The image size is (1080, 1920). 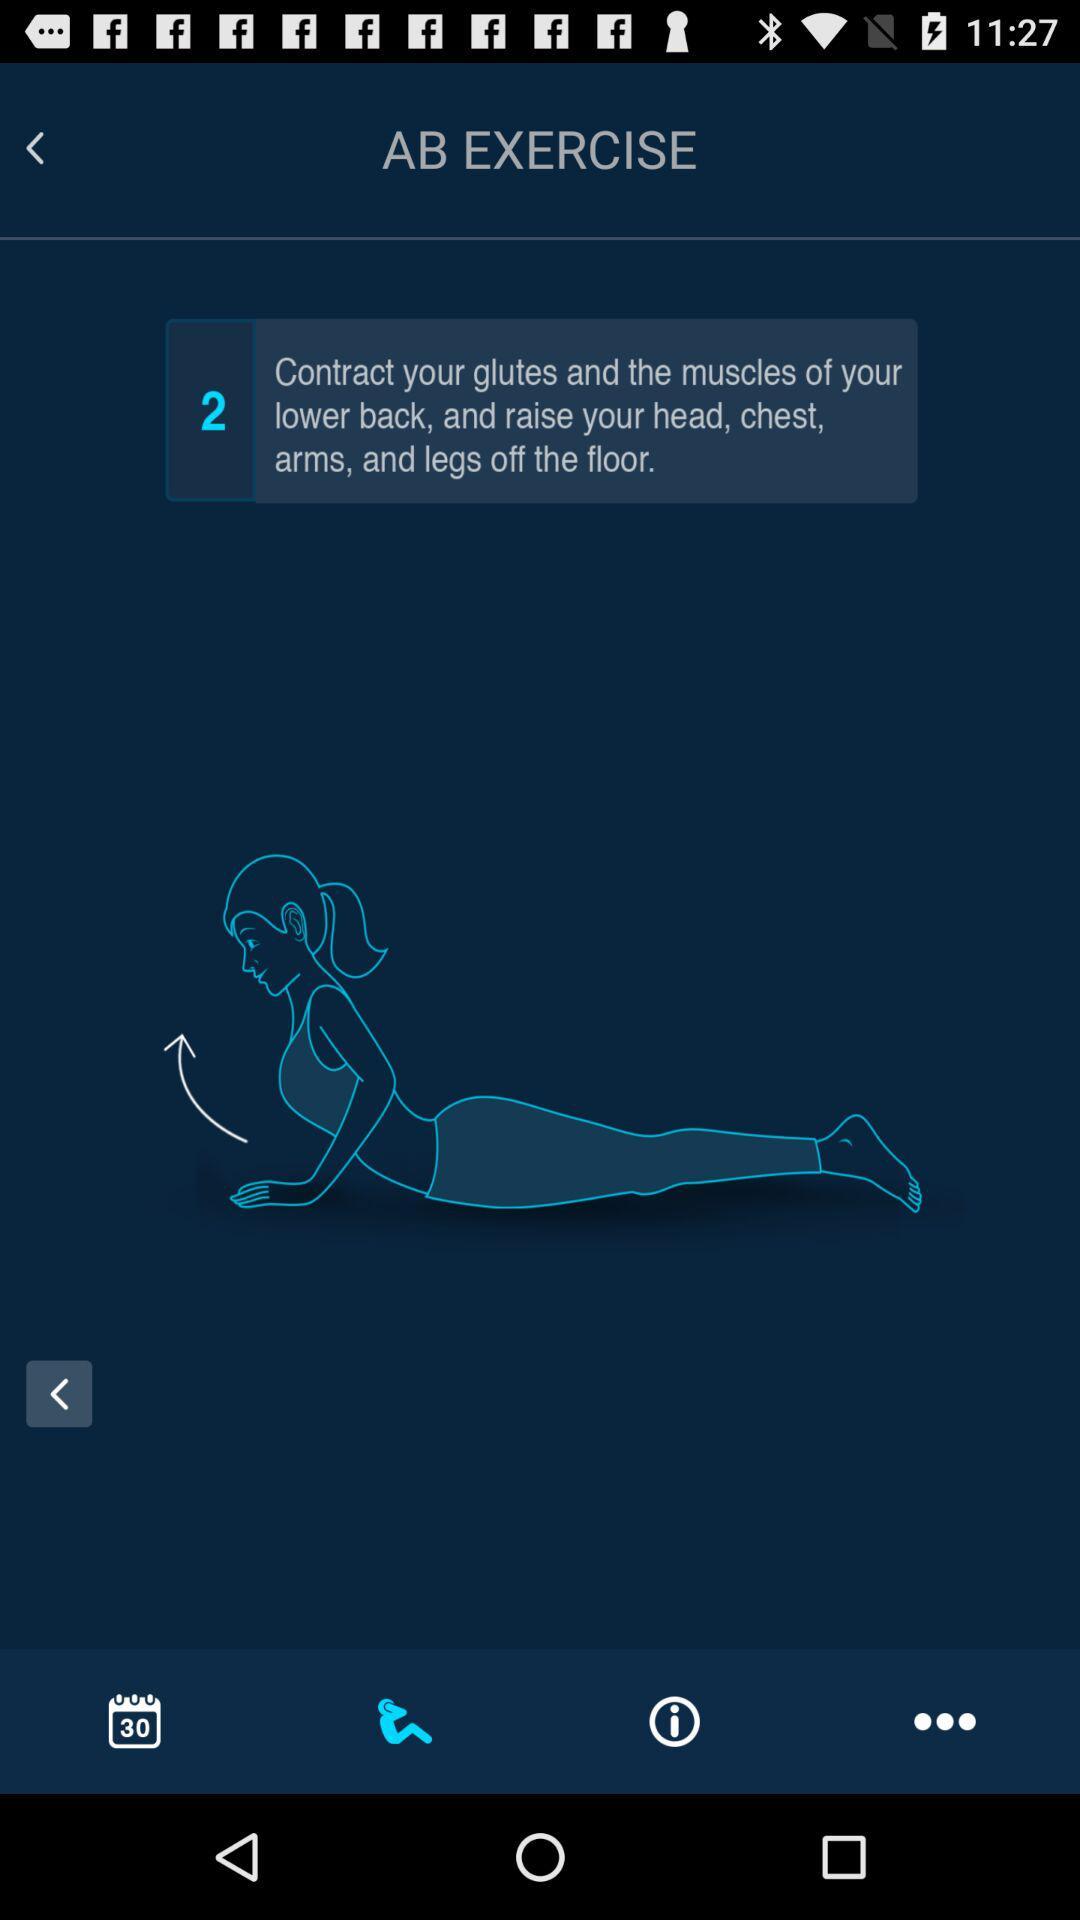 I want to click on the arrow_backward icon, so click(x=51, y=1512).